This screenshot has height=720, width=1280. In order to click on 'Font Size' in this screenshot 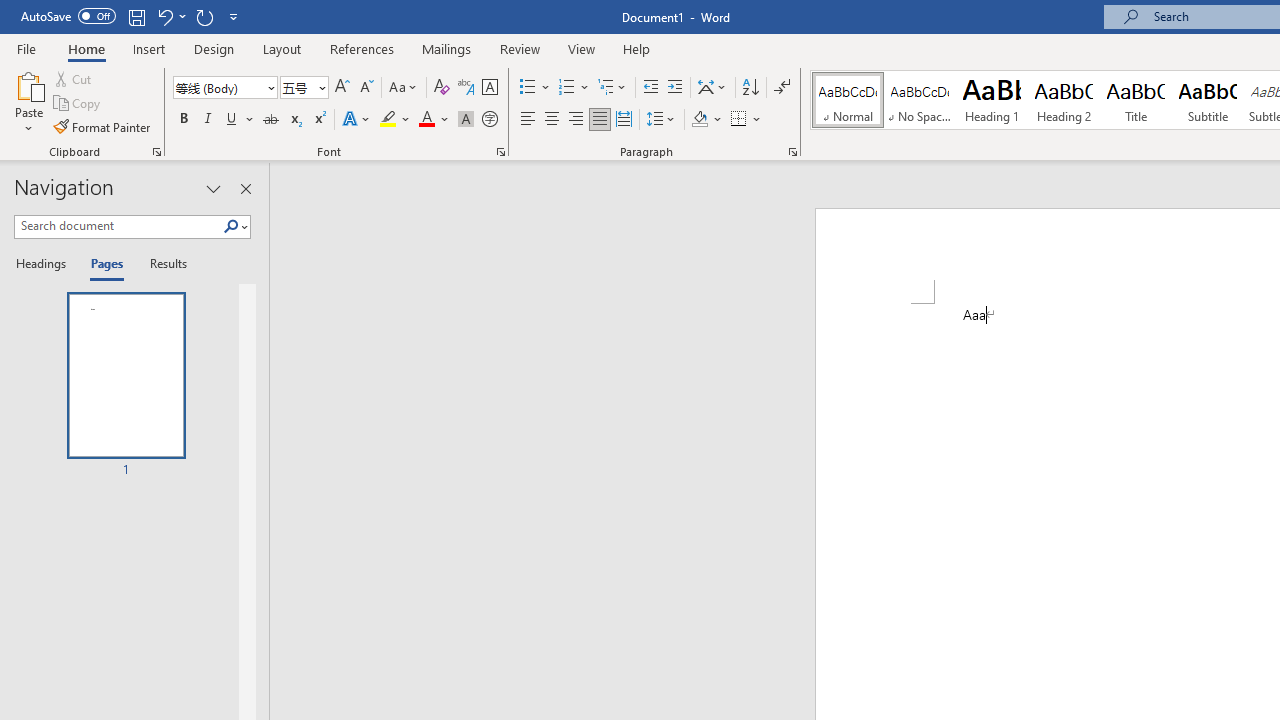, I will do `click(303, 86)`.